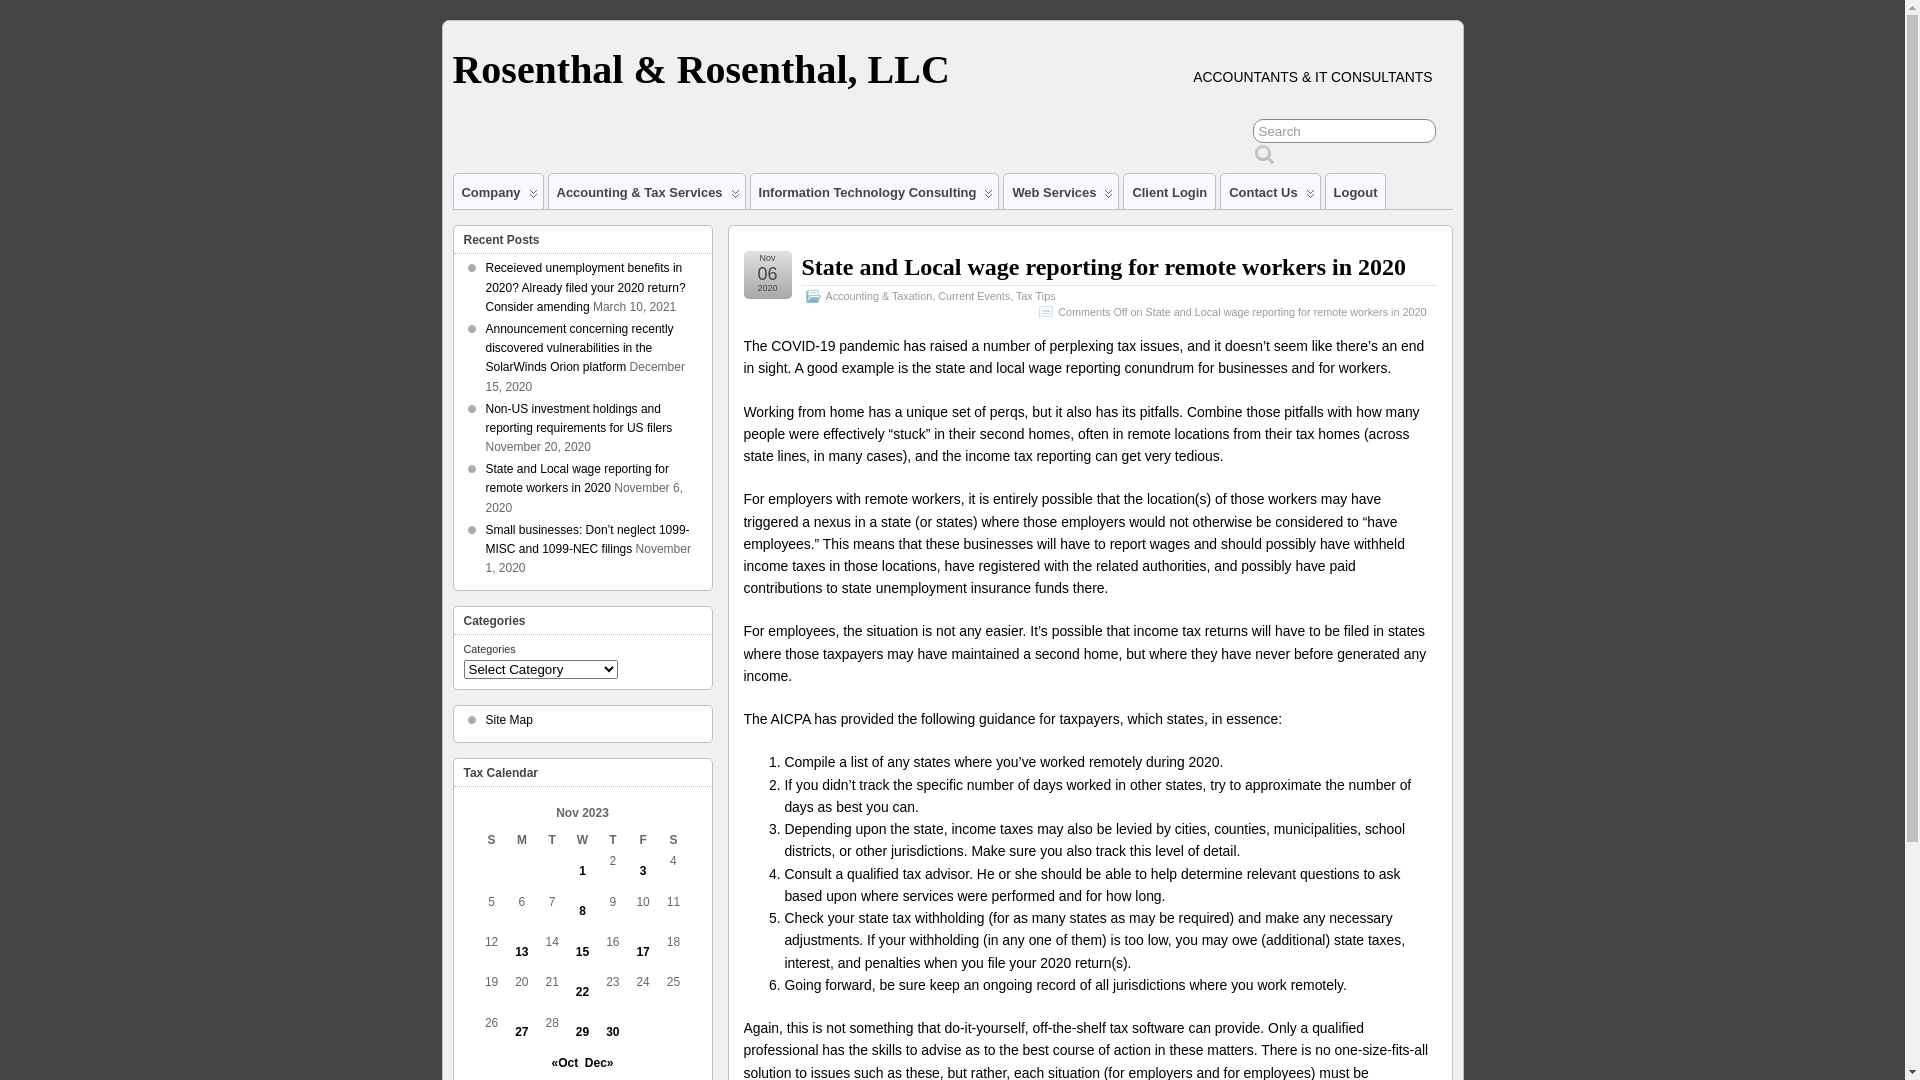 Image resolution: width=1920 pixels, height=1080 pixels. Describe the element at coordinates (576, 478) in the screenshot. I see `'State and Local wage reporting for remote workers in 2020'` at that location.